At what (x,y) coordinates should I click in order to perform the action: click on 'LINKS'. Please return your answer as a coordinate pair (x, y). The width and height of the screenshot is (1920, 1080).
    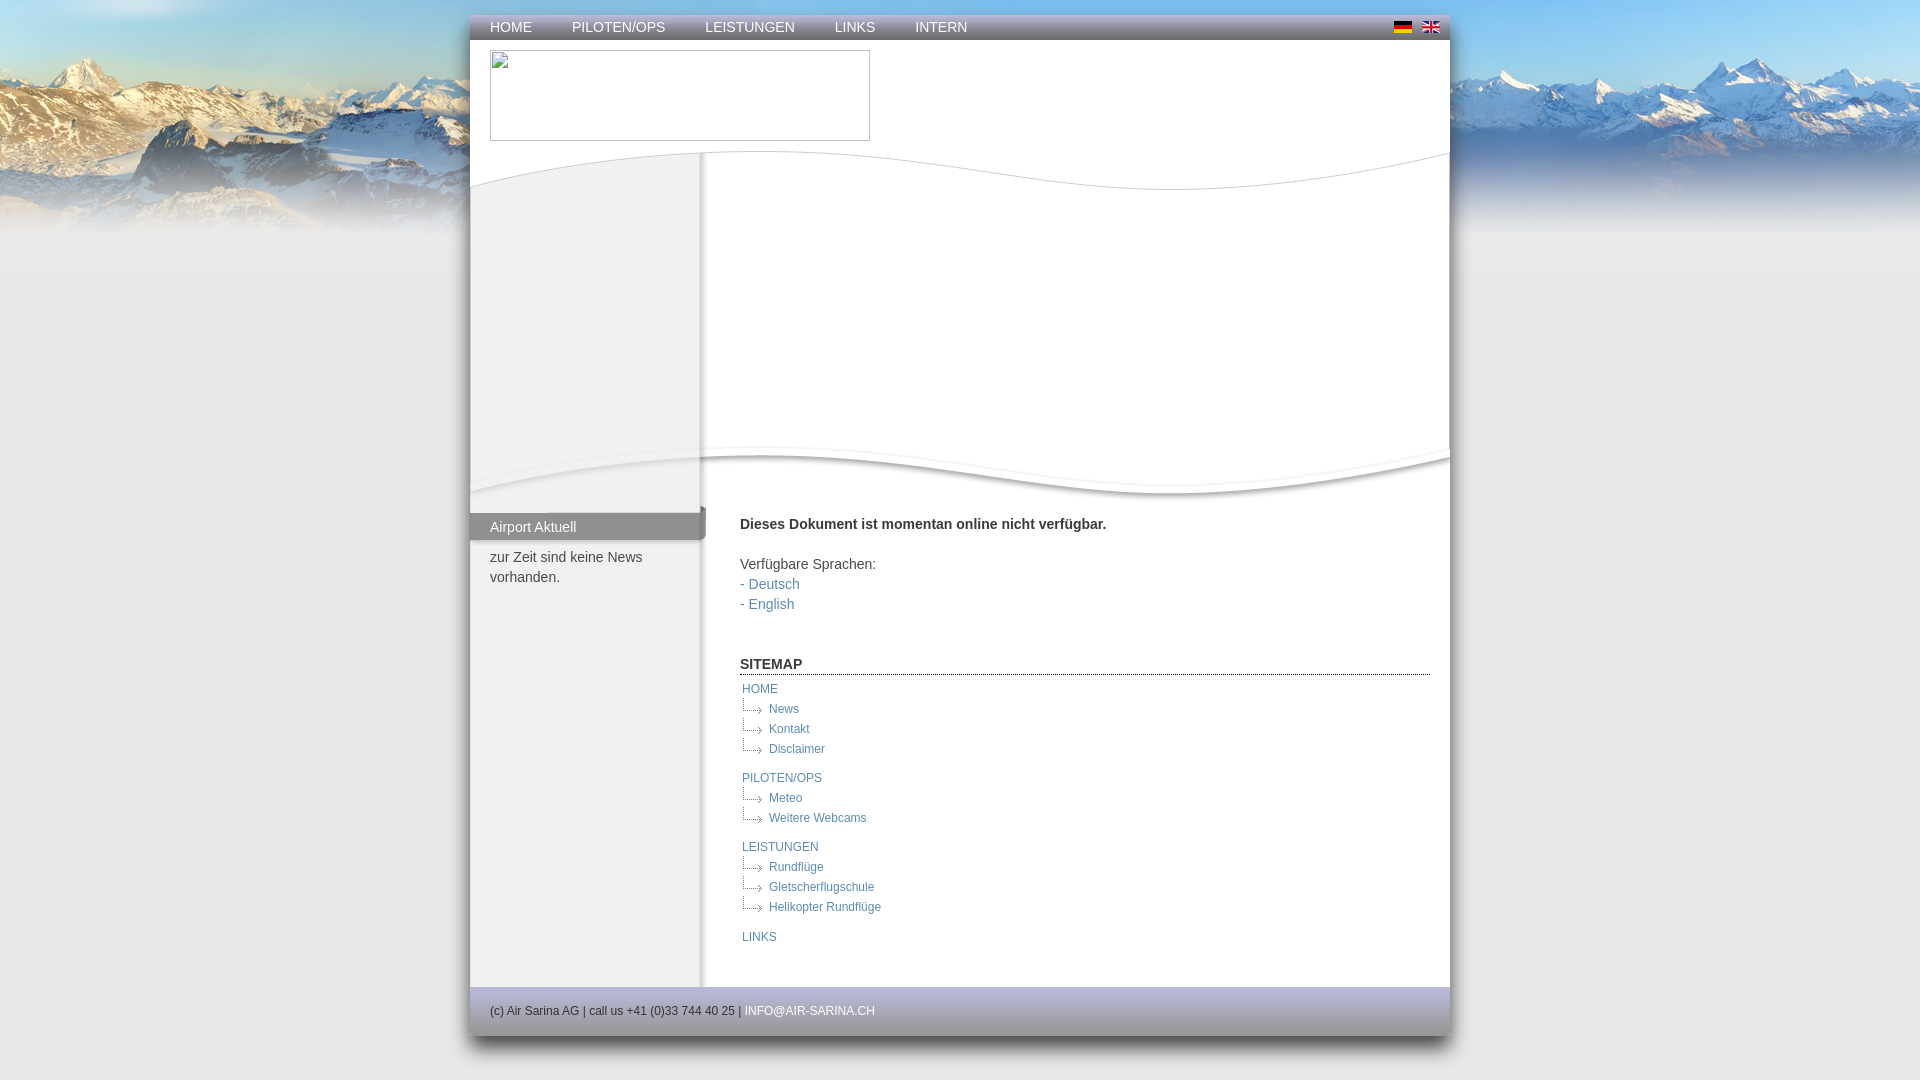
    Looking at the image, I should click on (854, 27).